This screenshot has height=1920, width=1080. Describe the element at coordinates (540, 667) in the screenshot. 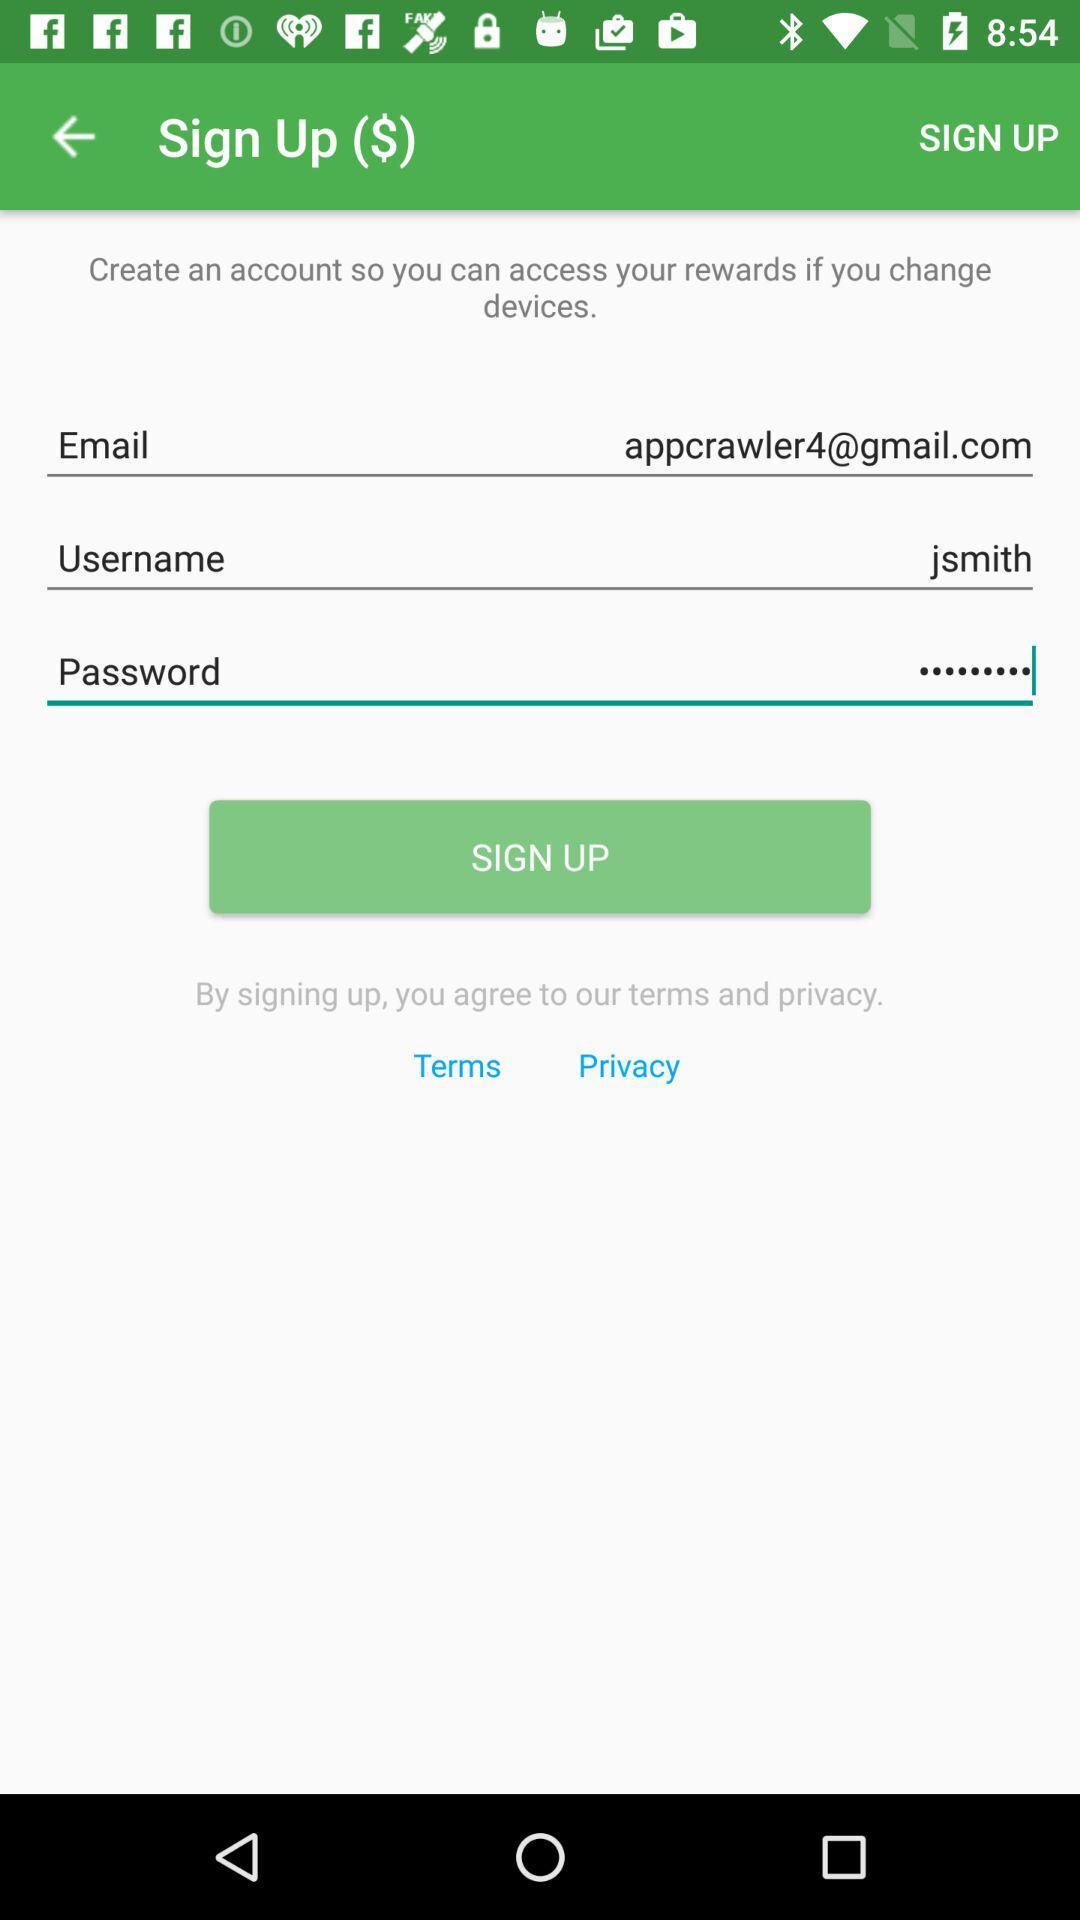

I see `item above the sign up item` at that location.